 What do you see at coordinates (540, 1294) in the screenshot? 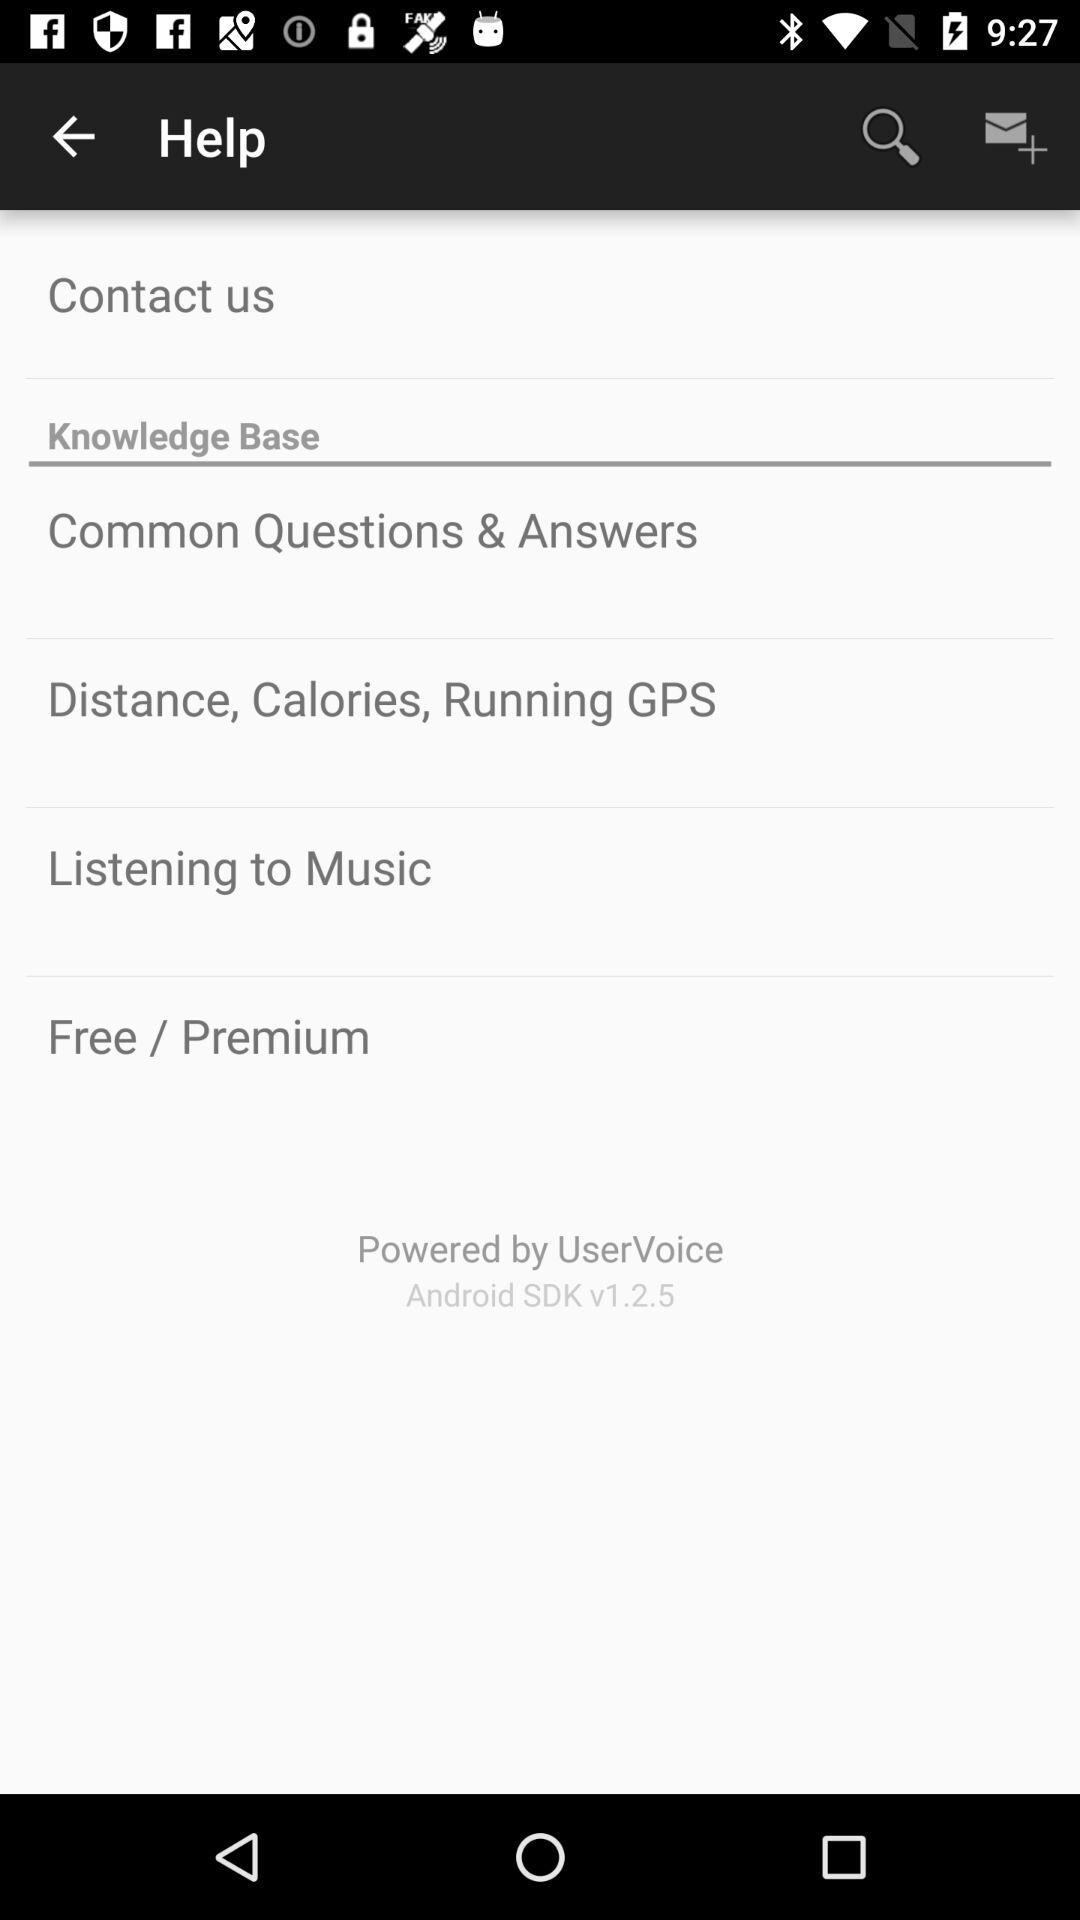
I see `the android sdk v1` at bounding box center [540, 1294].